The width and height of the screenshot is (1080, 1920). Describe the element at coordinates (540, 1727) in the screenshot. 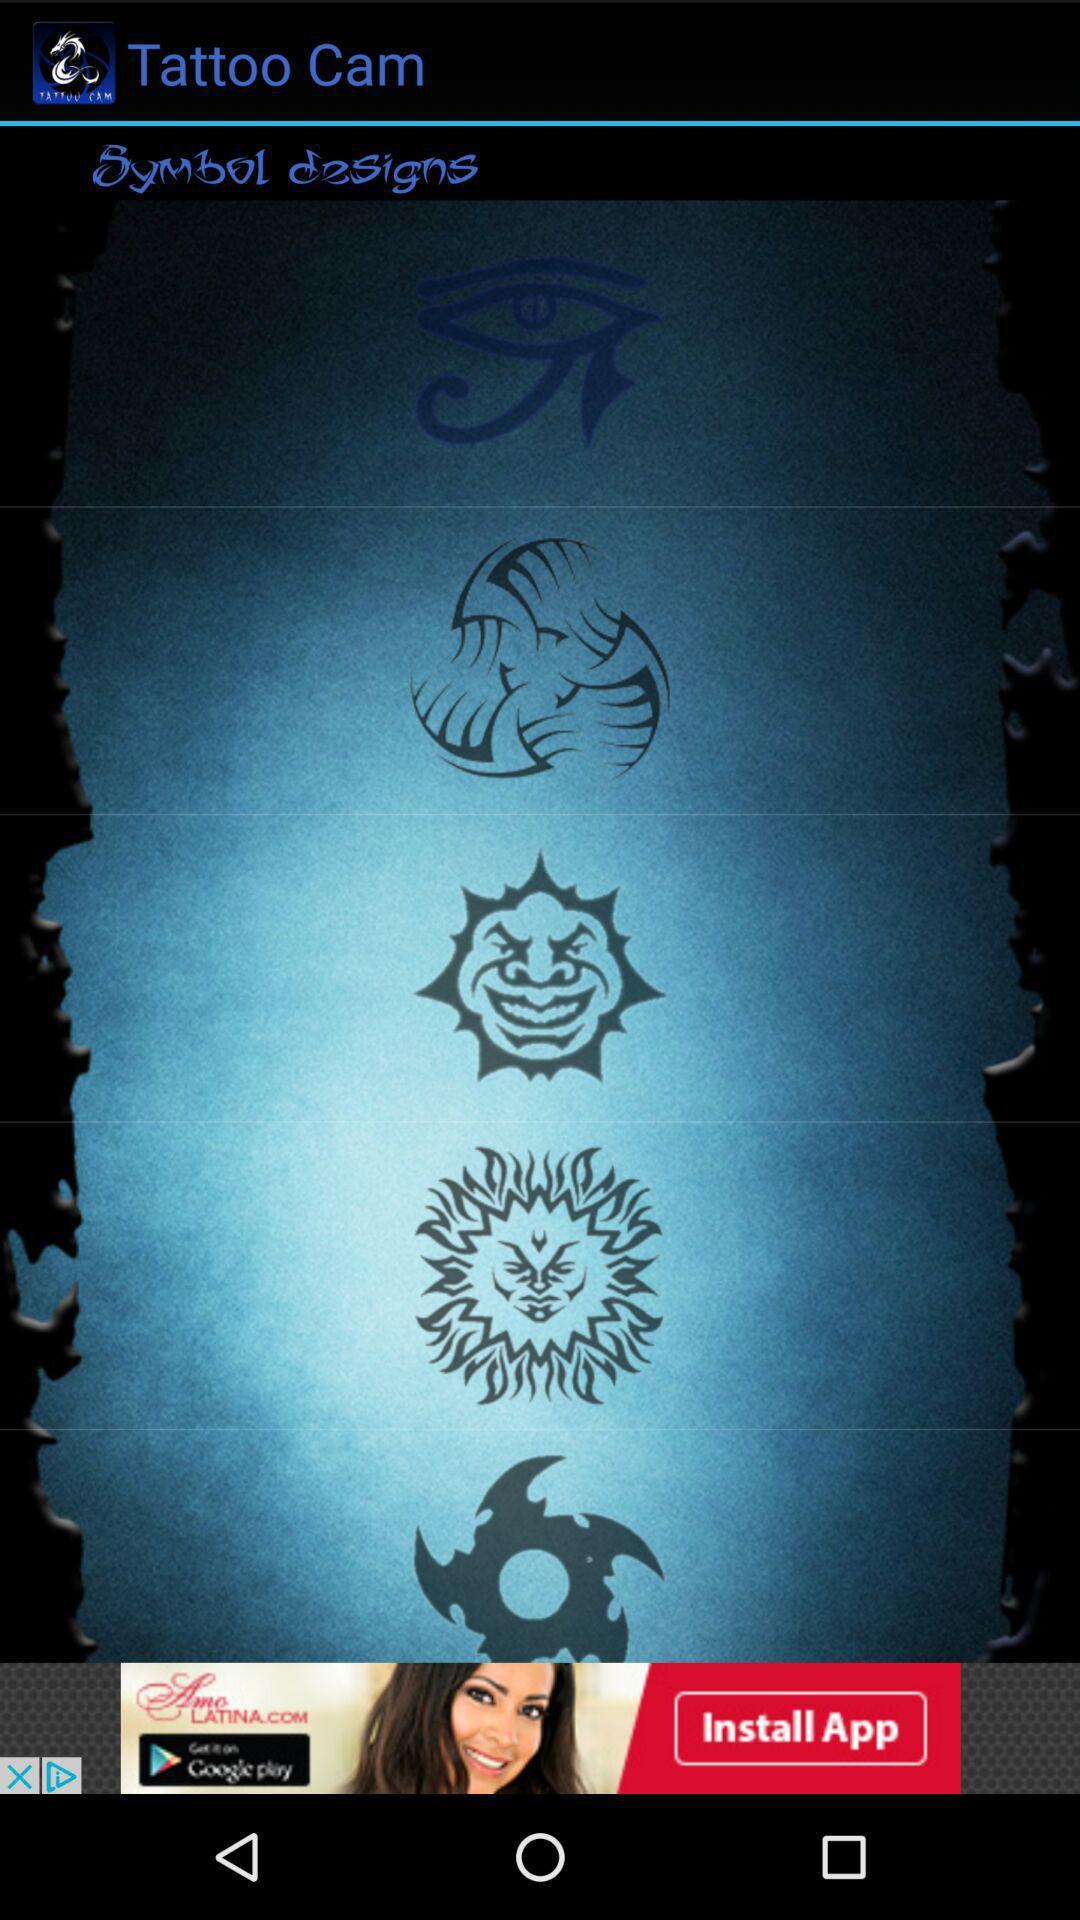

I see `advertisement` at that location.